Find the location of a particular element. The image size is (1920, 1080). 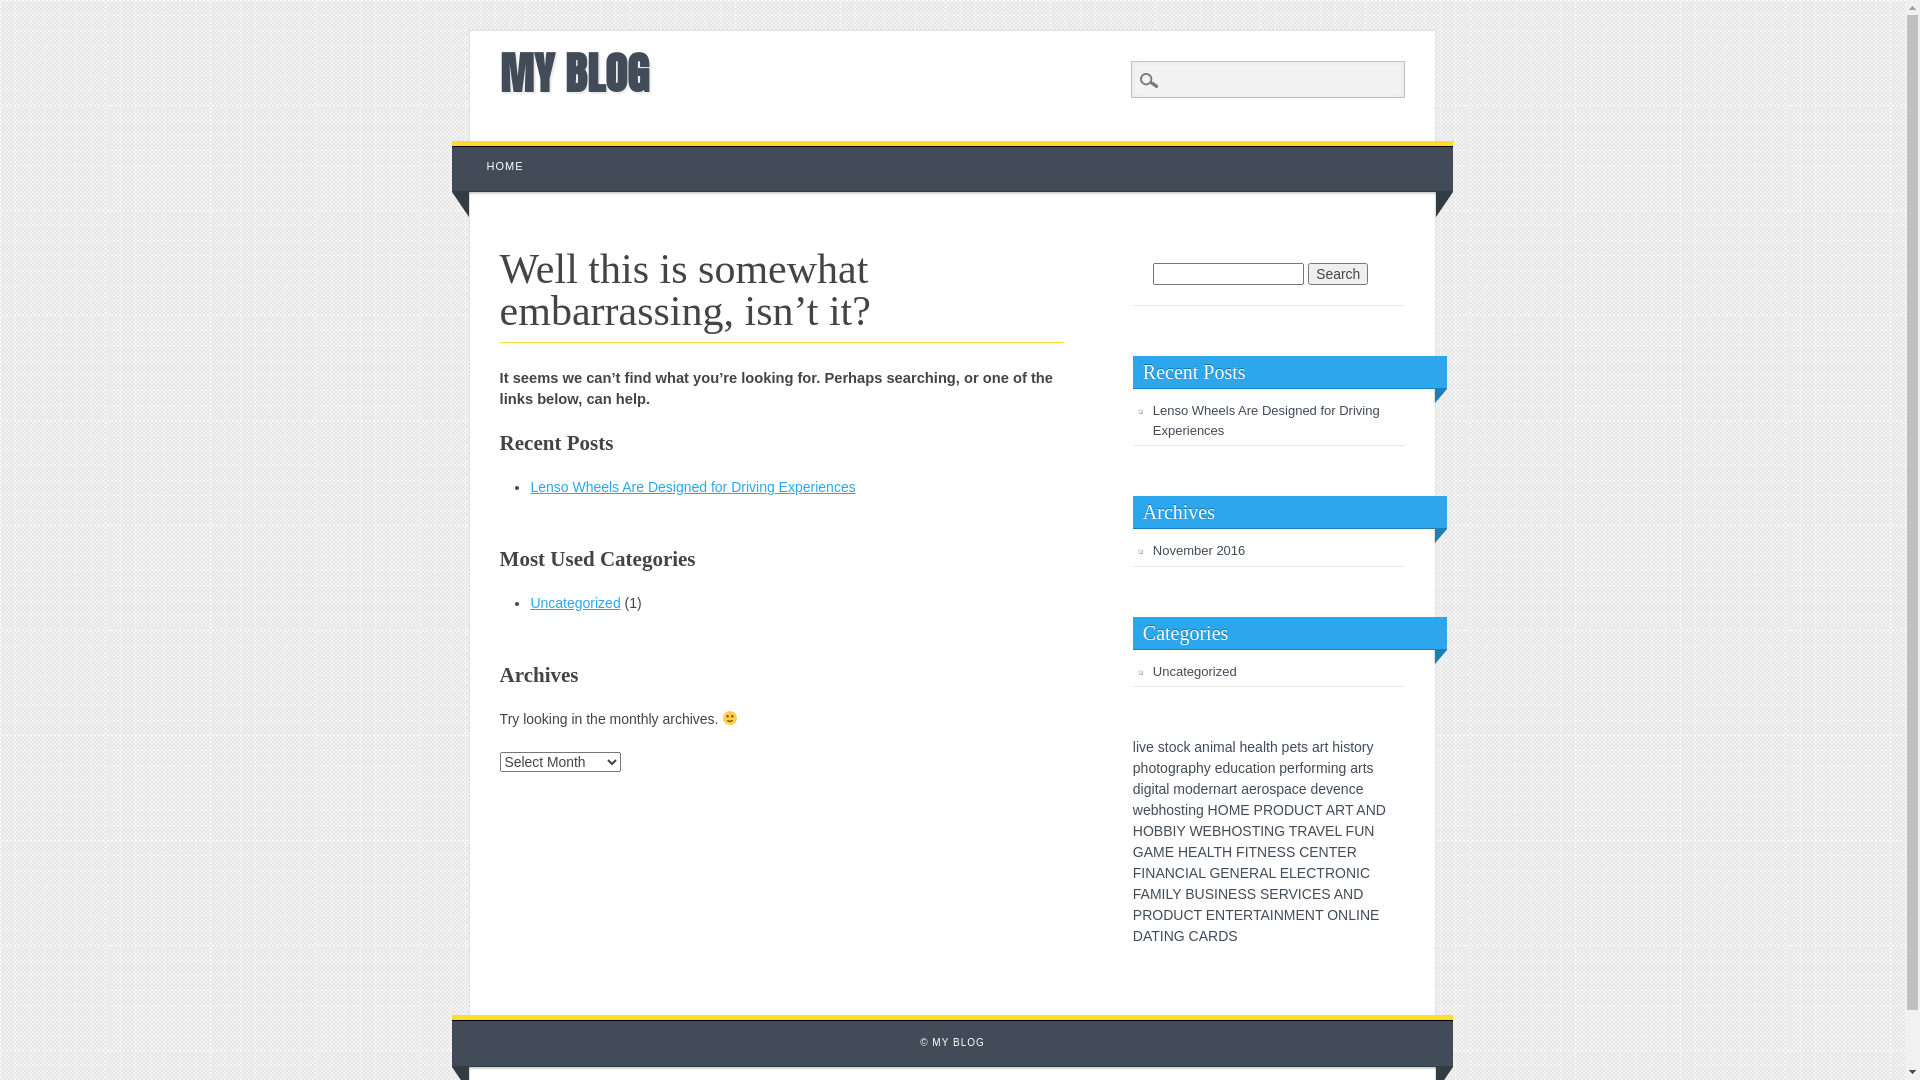

'e' is located at coordinates (1147, 810).